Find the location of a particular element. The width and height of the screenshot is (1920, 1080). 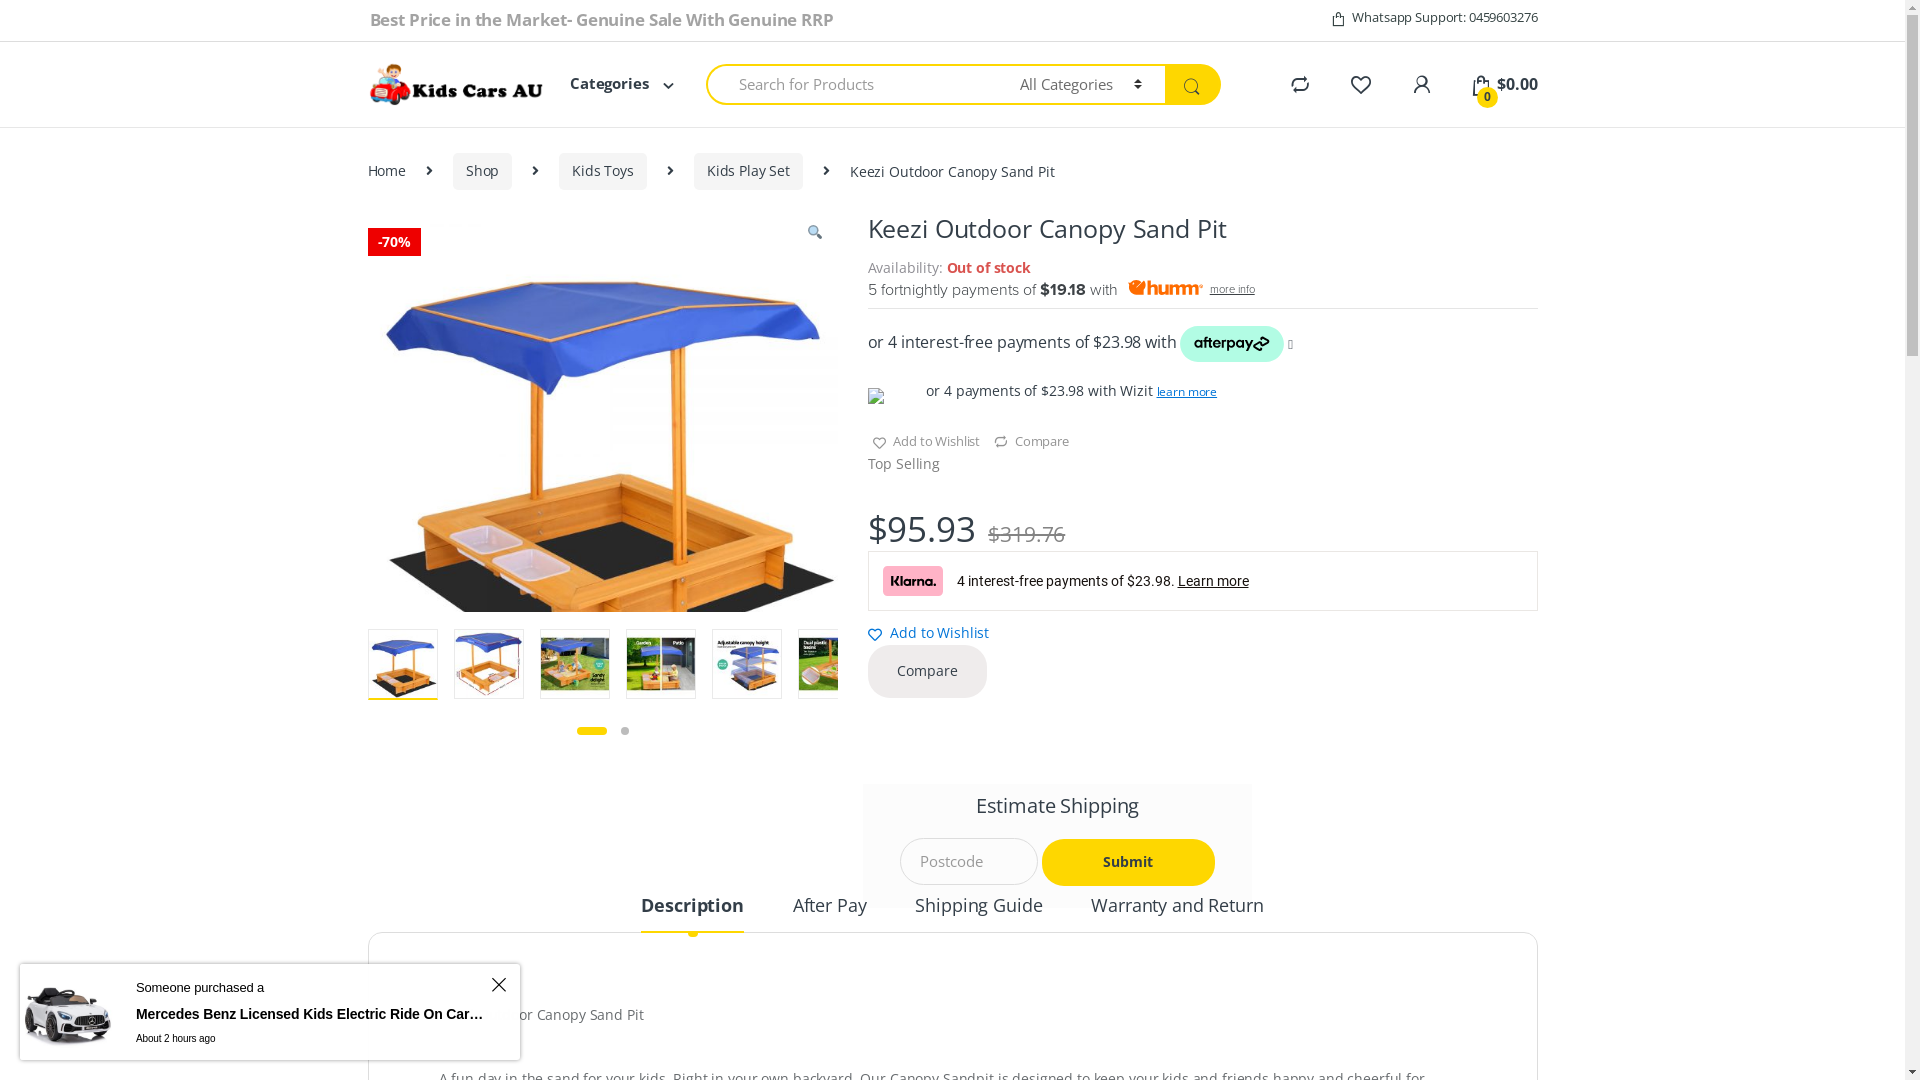

'Compare' is located at coordinates (926, 671).